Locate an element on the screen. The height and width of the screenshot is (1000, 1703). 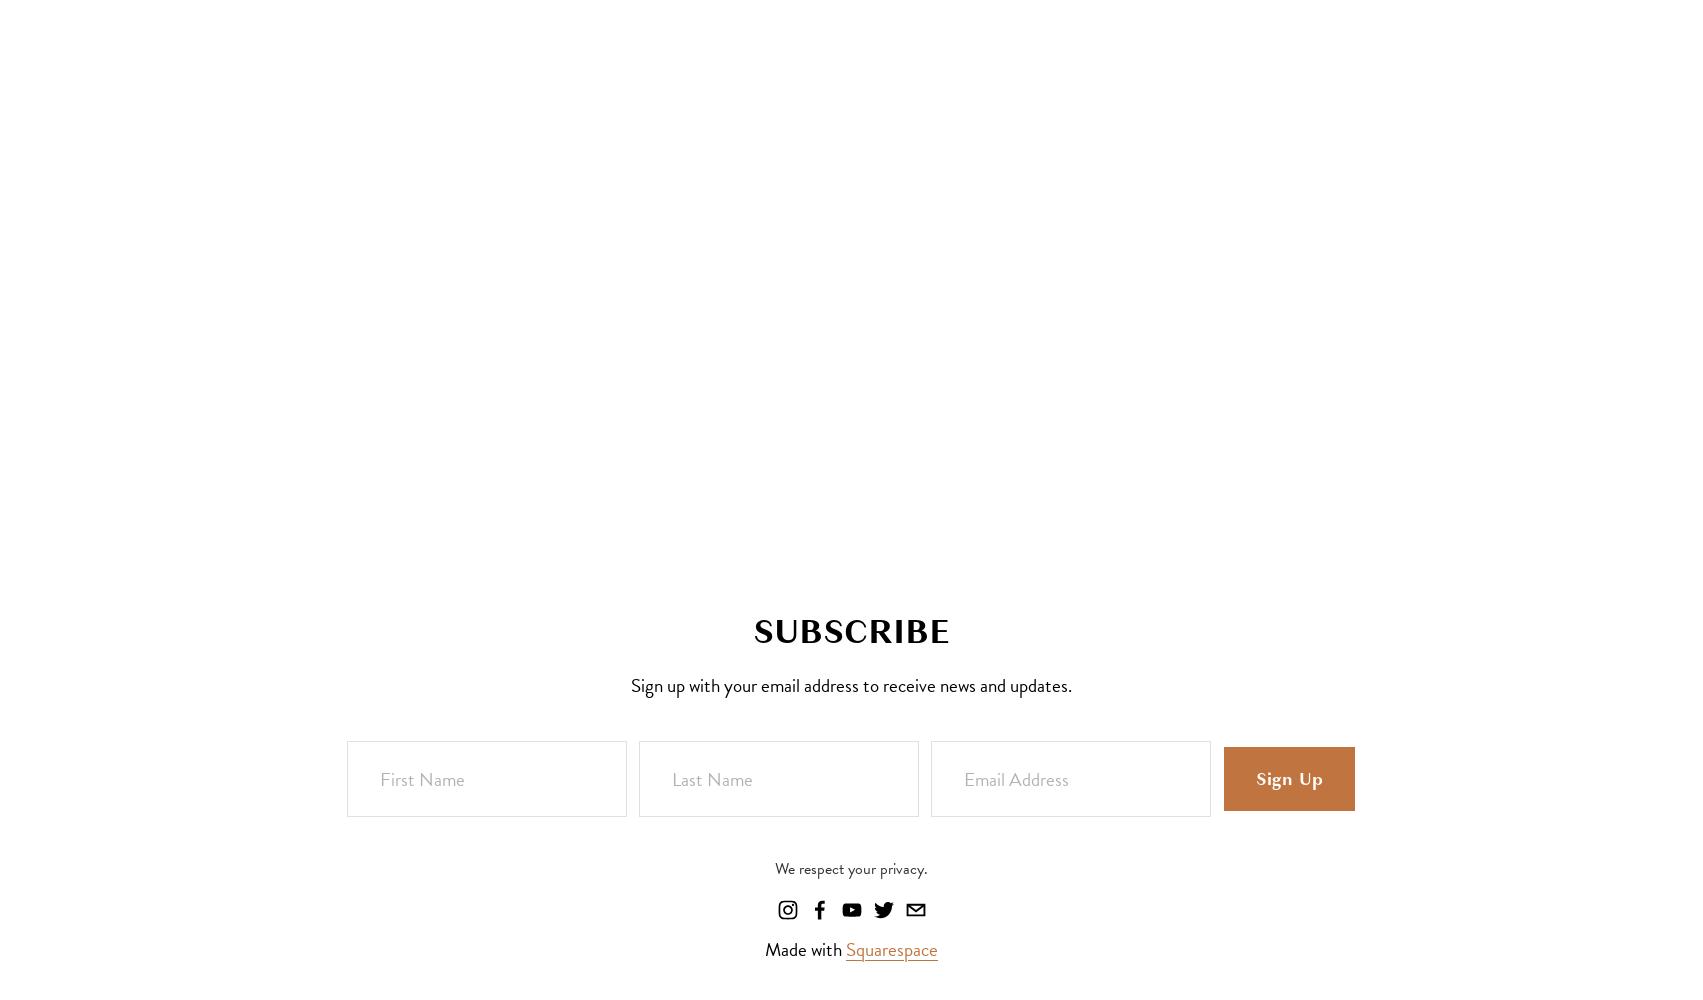
'Sign up with your email address to receive news and updates.' is located at coordinates (850, 684).